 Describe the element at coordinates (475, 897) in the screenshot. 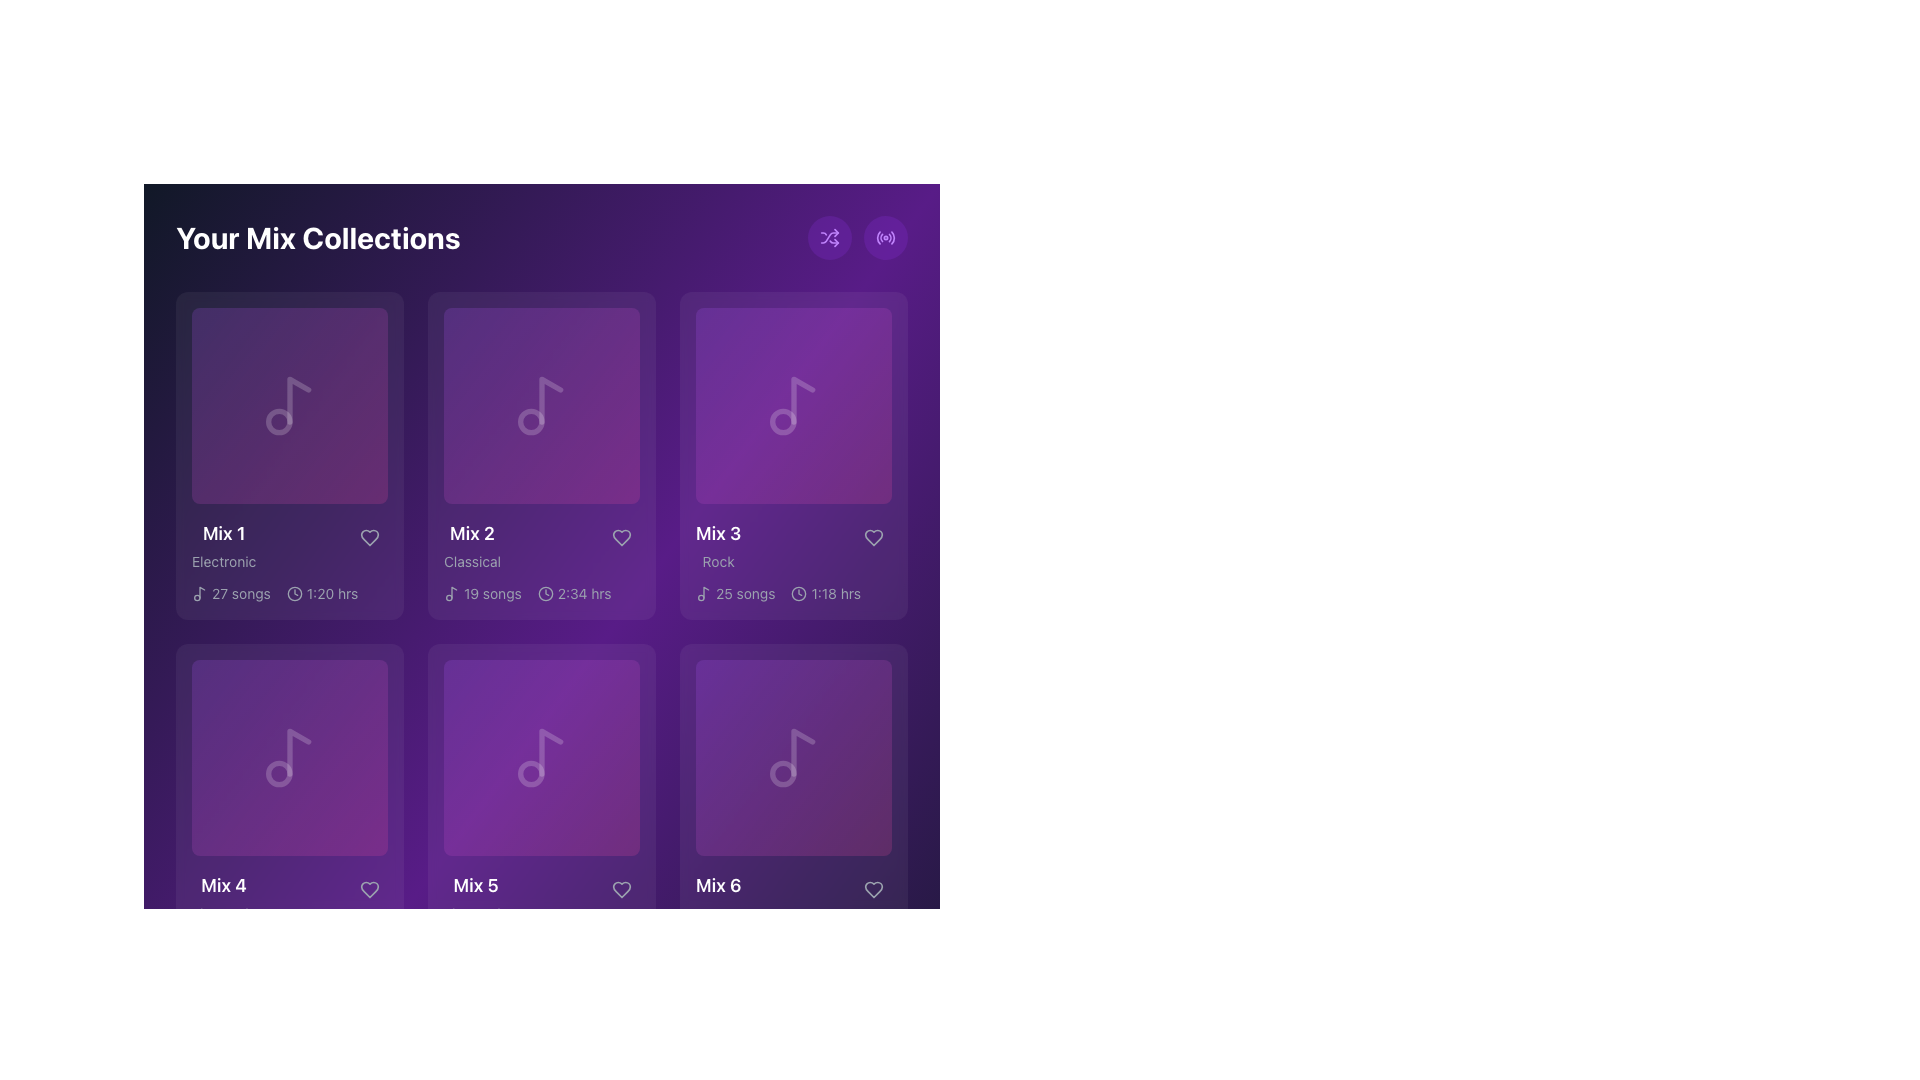

I see `text from the Text Label indicating the music mix card's name and genre, located in the second row and second column of the 'Your Mix Collections' grid layout, directly above the 'Mix 5' label and 'Electronic' description` at that location.